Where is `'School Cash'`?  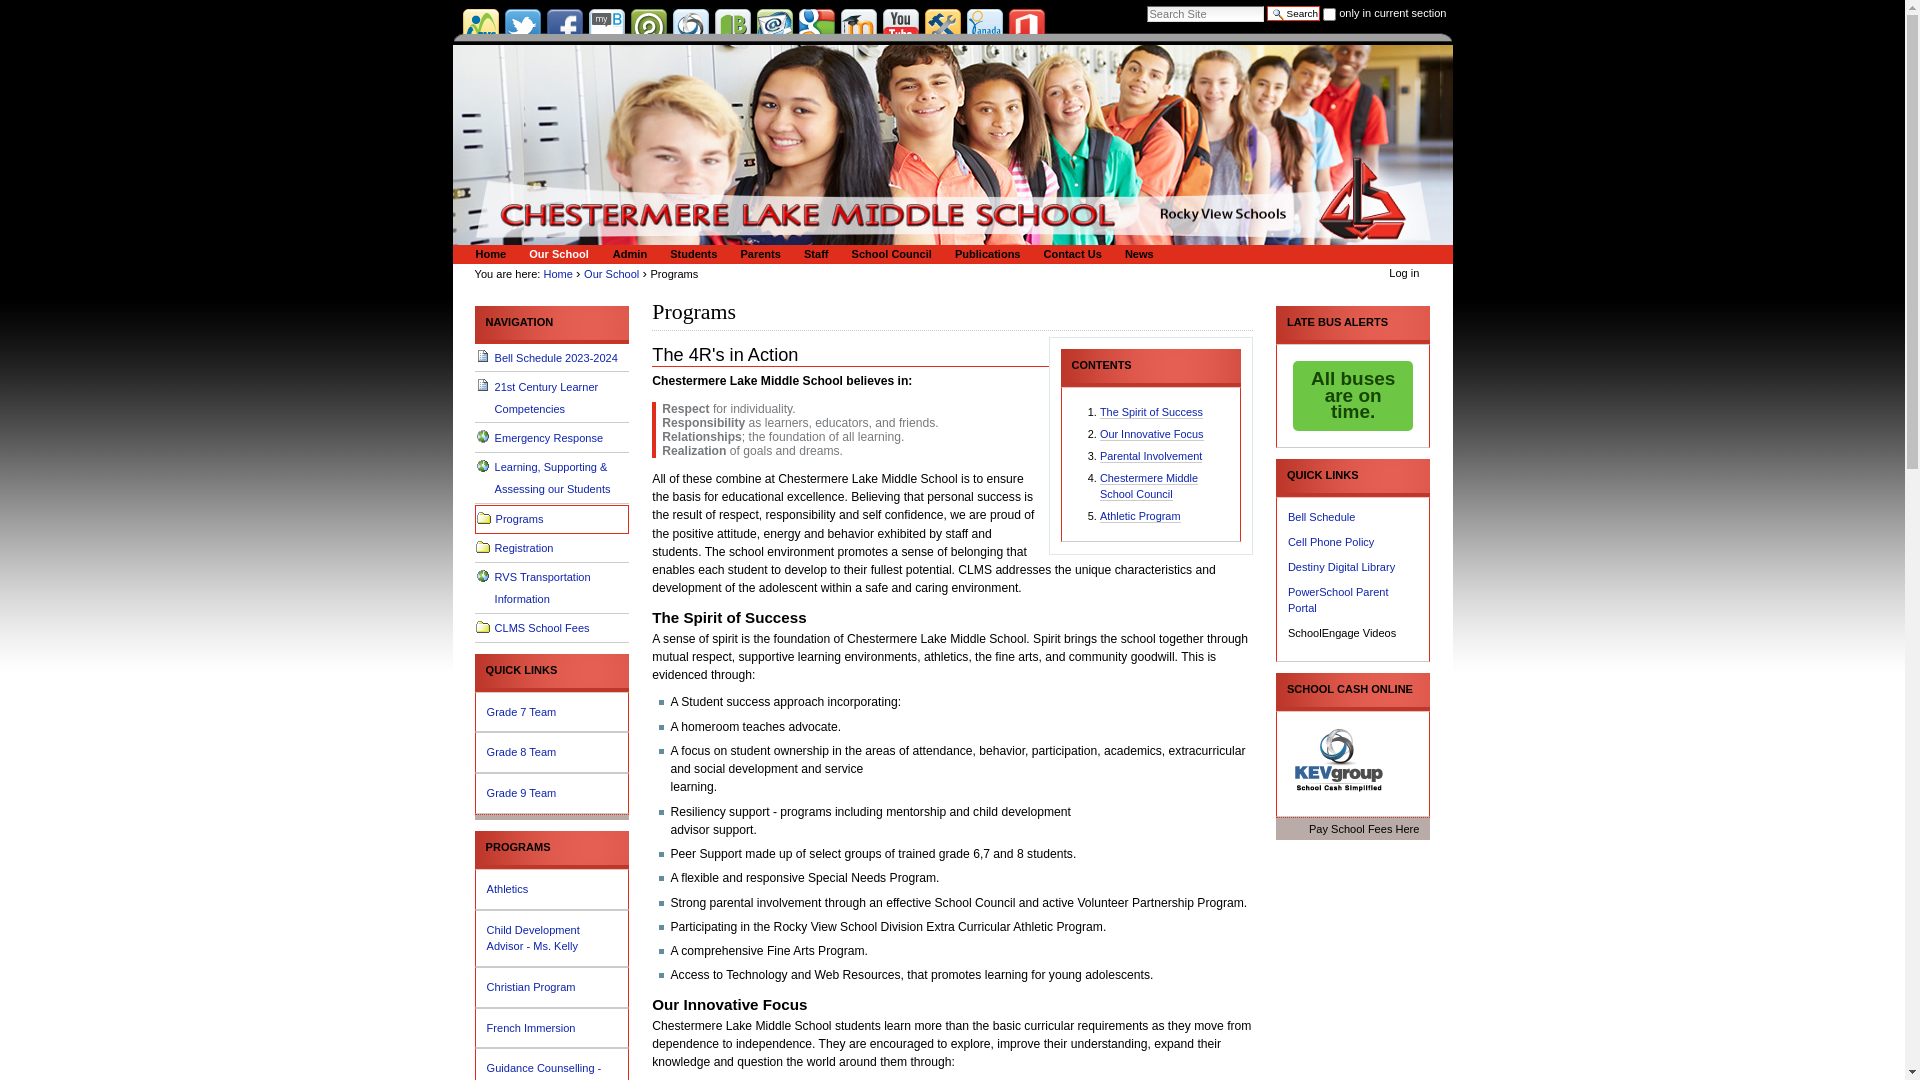 'School Cash' is located at coordinates (1338, 759).